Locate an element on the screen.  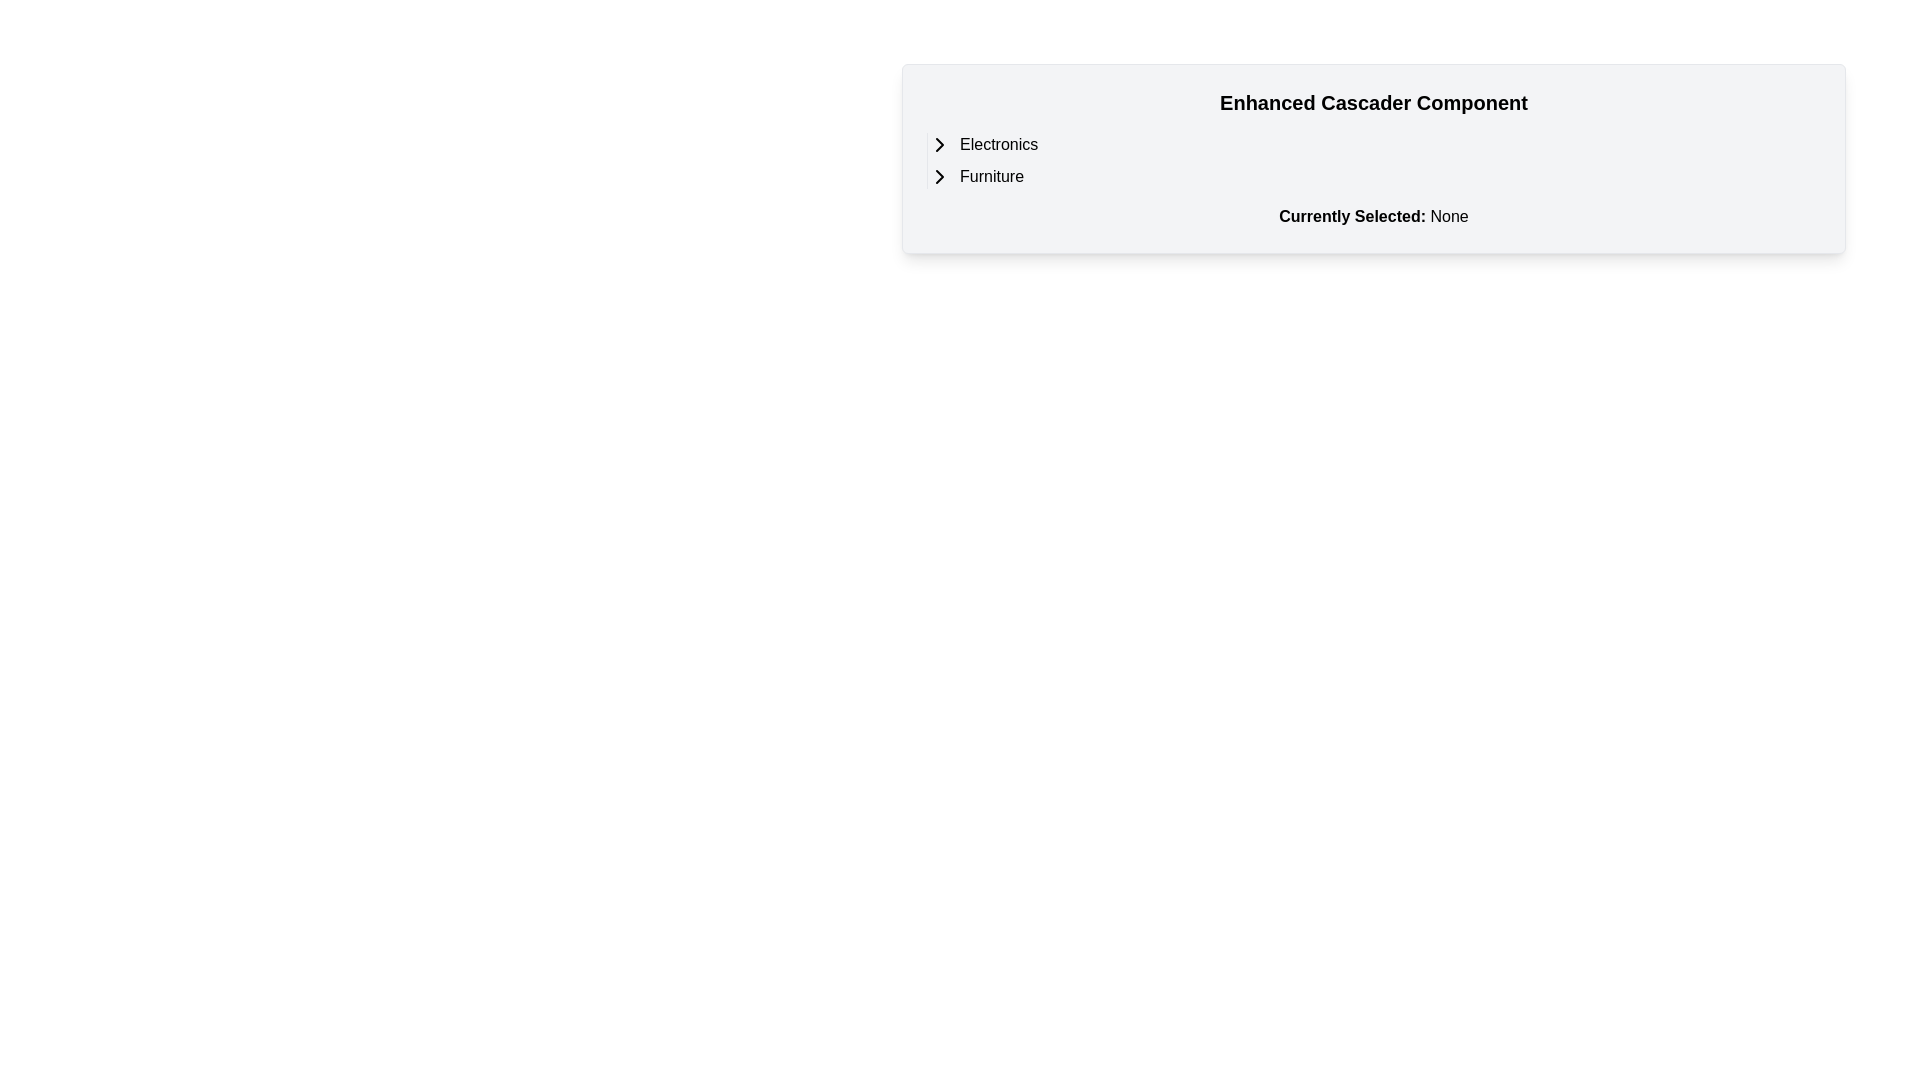
the 'Electronics' label is located at coordinates (999, 144).